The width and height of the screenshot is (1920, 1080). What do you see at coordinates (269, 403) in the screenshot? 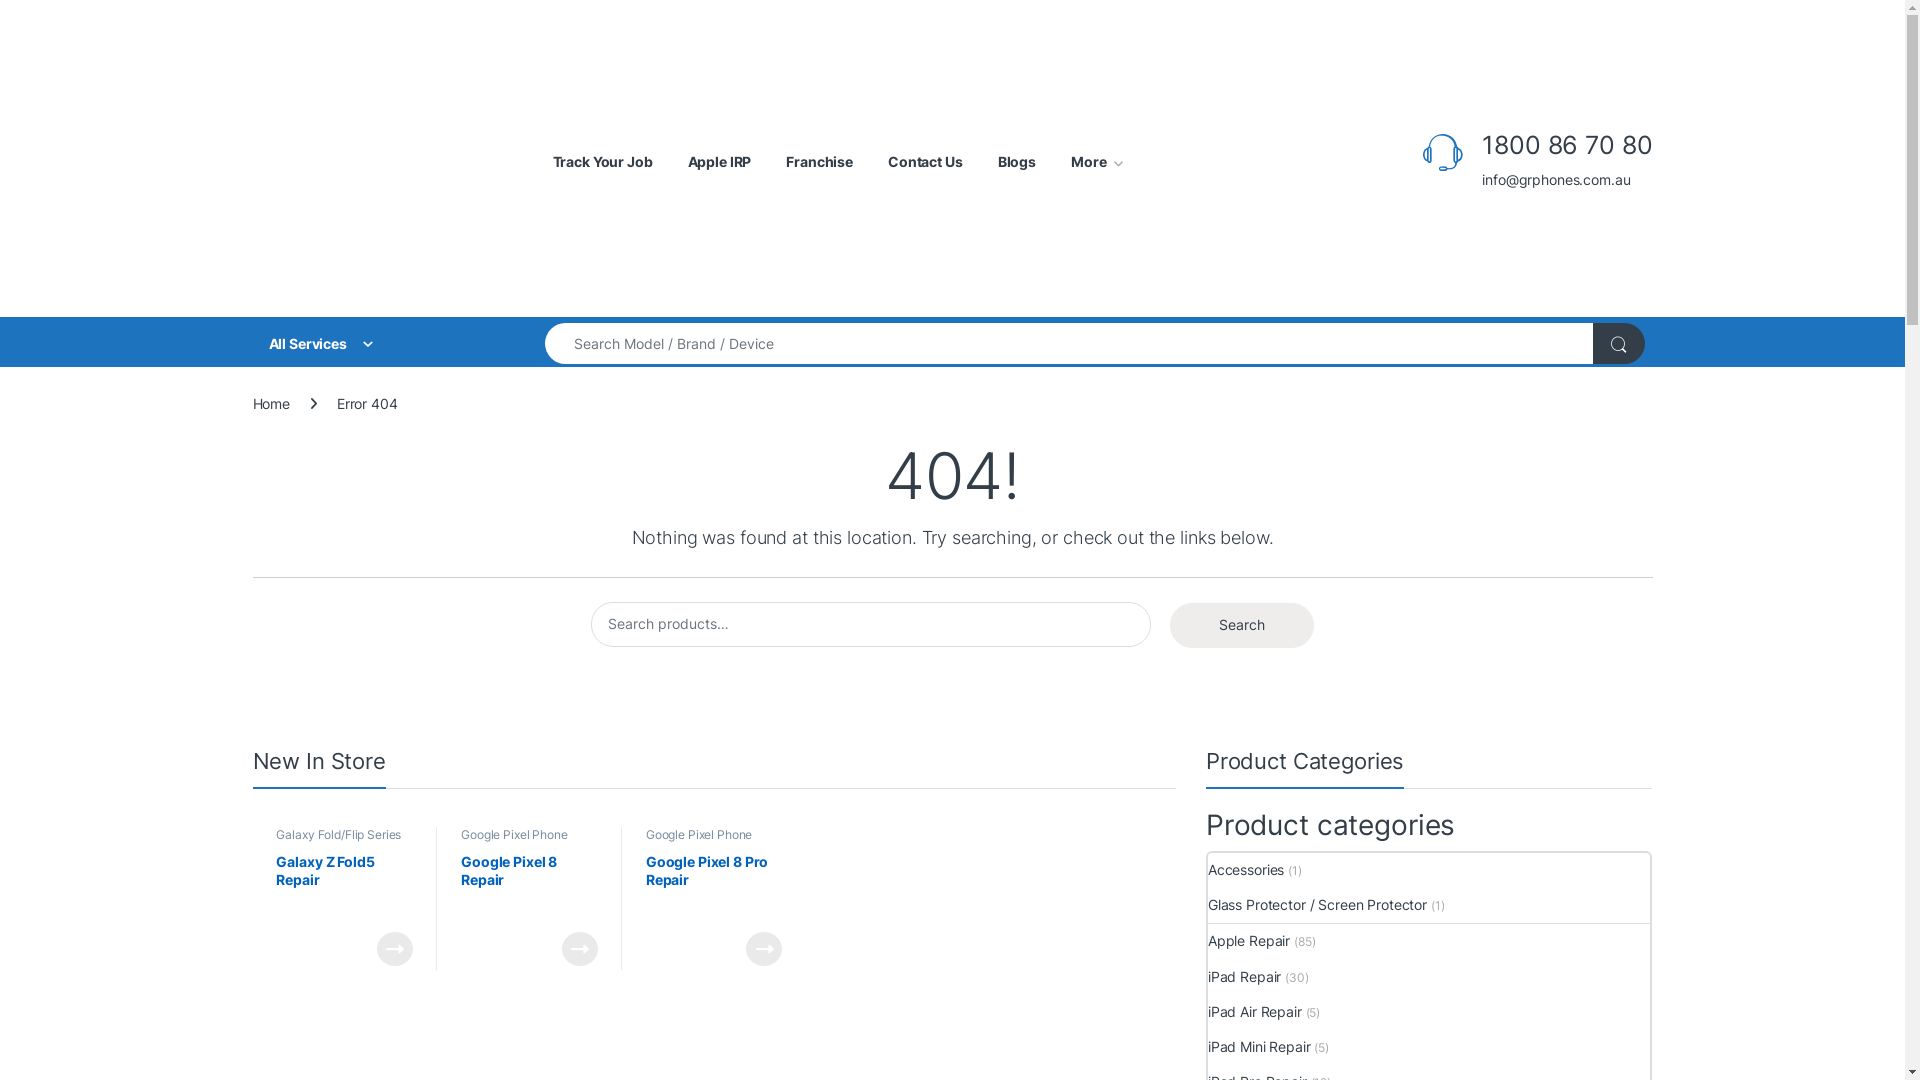
I see `'Home'` at bounding box center [269, 403].